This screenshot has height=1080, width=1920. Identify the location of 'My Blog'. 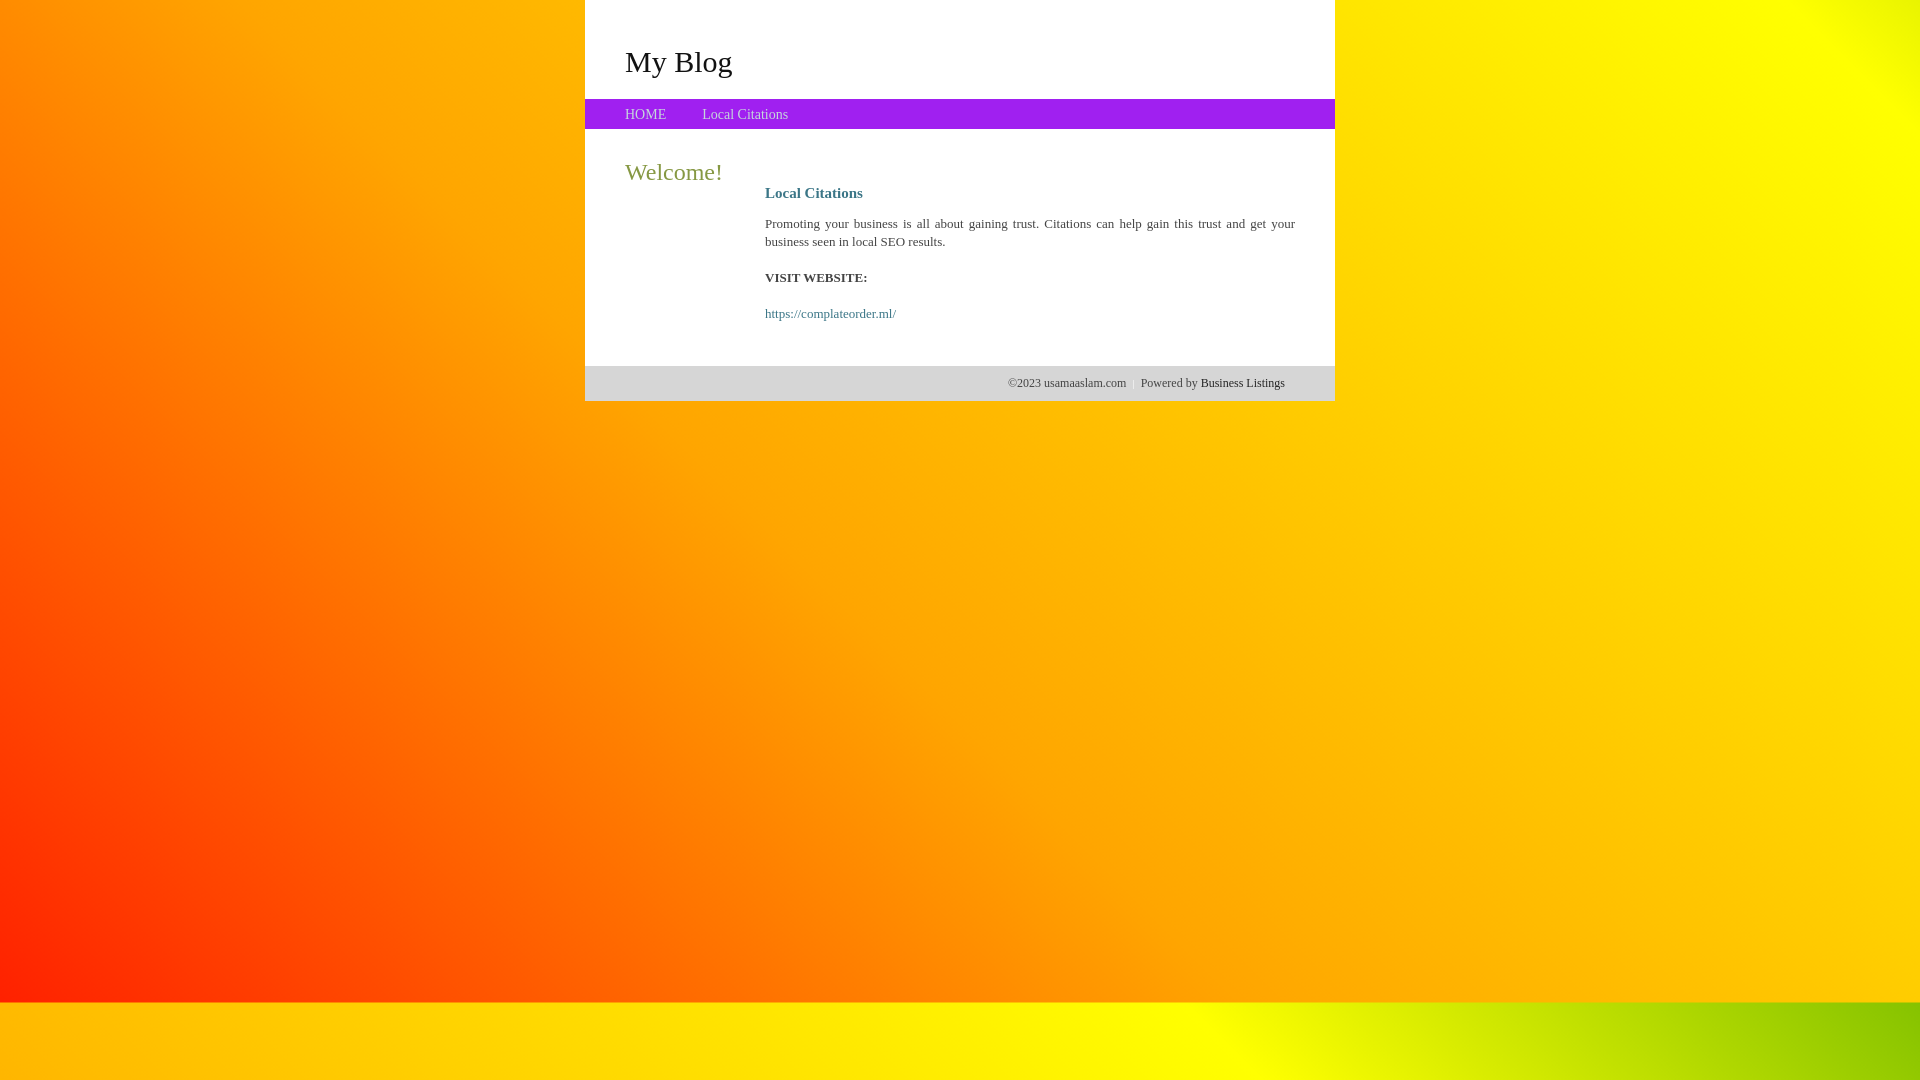
(678, 60).